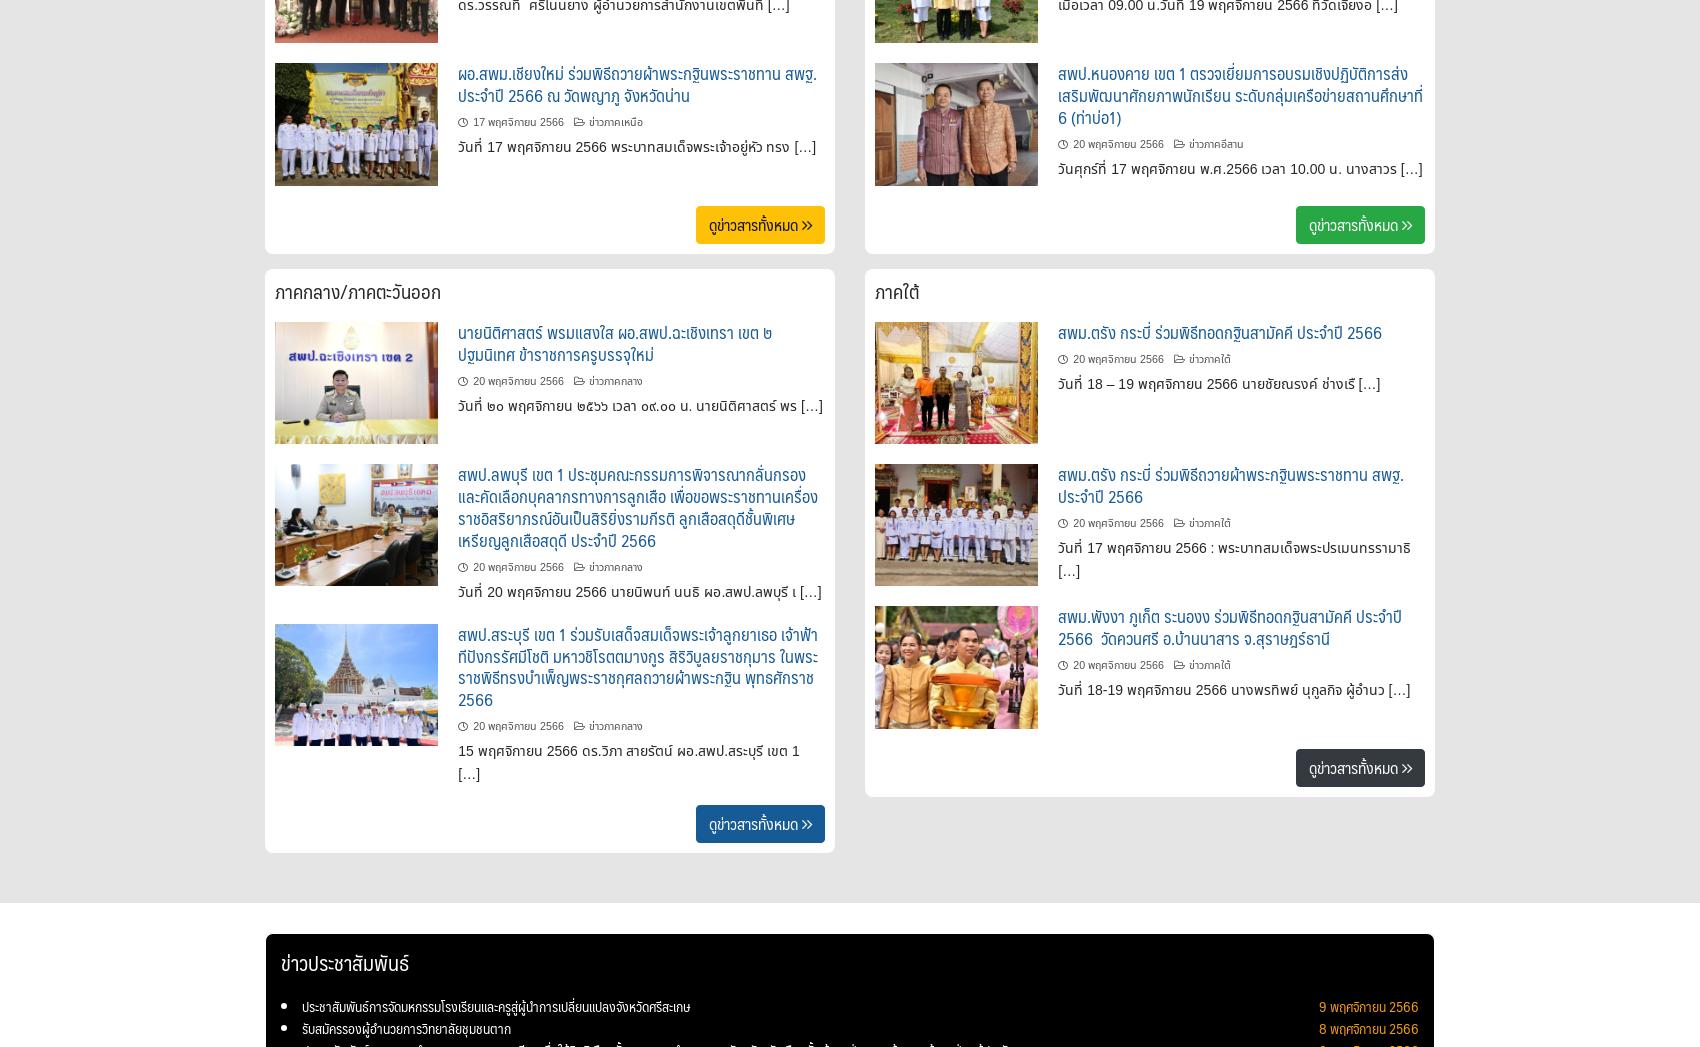 This screenshot has height=1047, width=1700. What do you see at coordinates (1239, 94) in the screenshot?
I see `'สพป.หนองคาย เขต 1 ตรวจเยี่ยมการอบรมเชิงปฏิบัติการส่งเสริมพัฒนาศักยภาพนักเรียน ระดับกลุ่มเครือข่ายสถานศึกษาที่ 6 (ท่าบ่อ1)'` at bounding box center [1239, 94].